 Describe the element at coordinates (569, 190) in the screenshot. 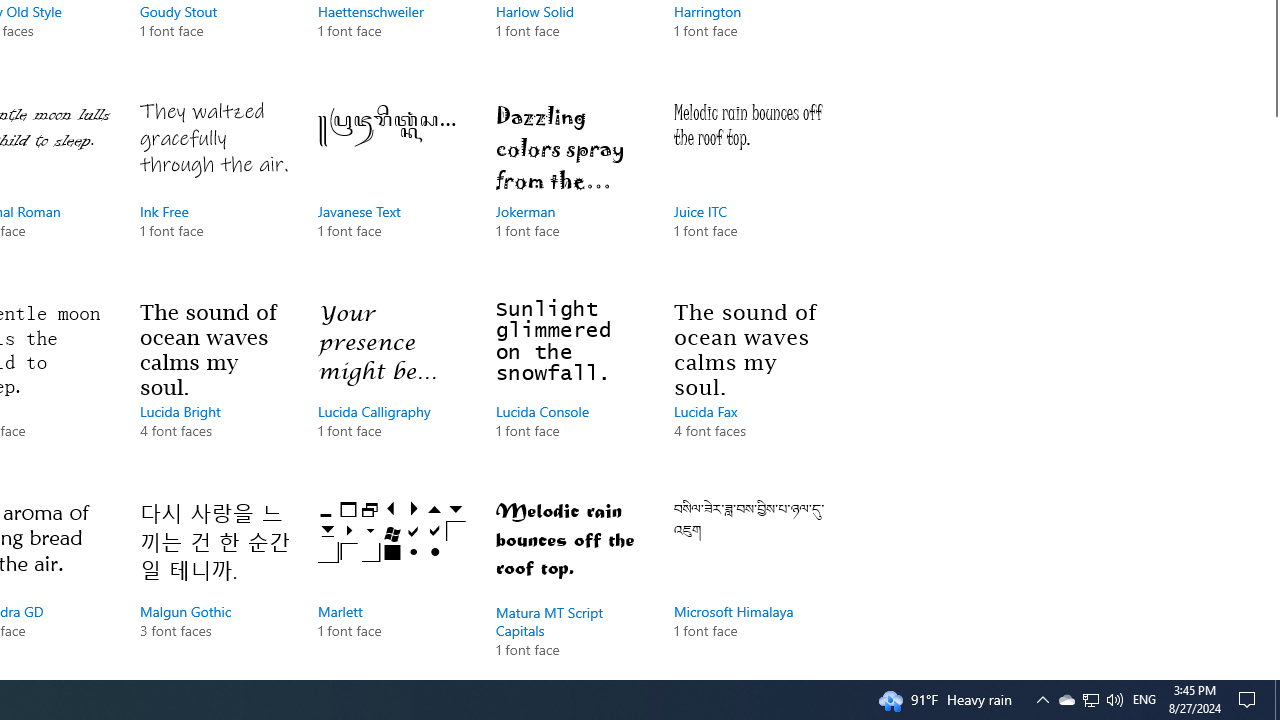

I see `'Jokerman, 1 font face'` at that location.